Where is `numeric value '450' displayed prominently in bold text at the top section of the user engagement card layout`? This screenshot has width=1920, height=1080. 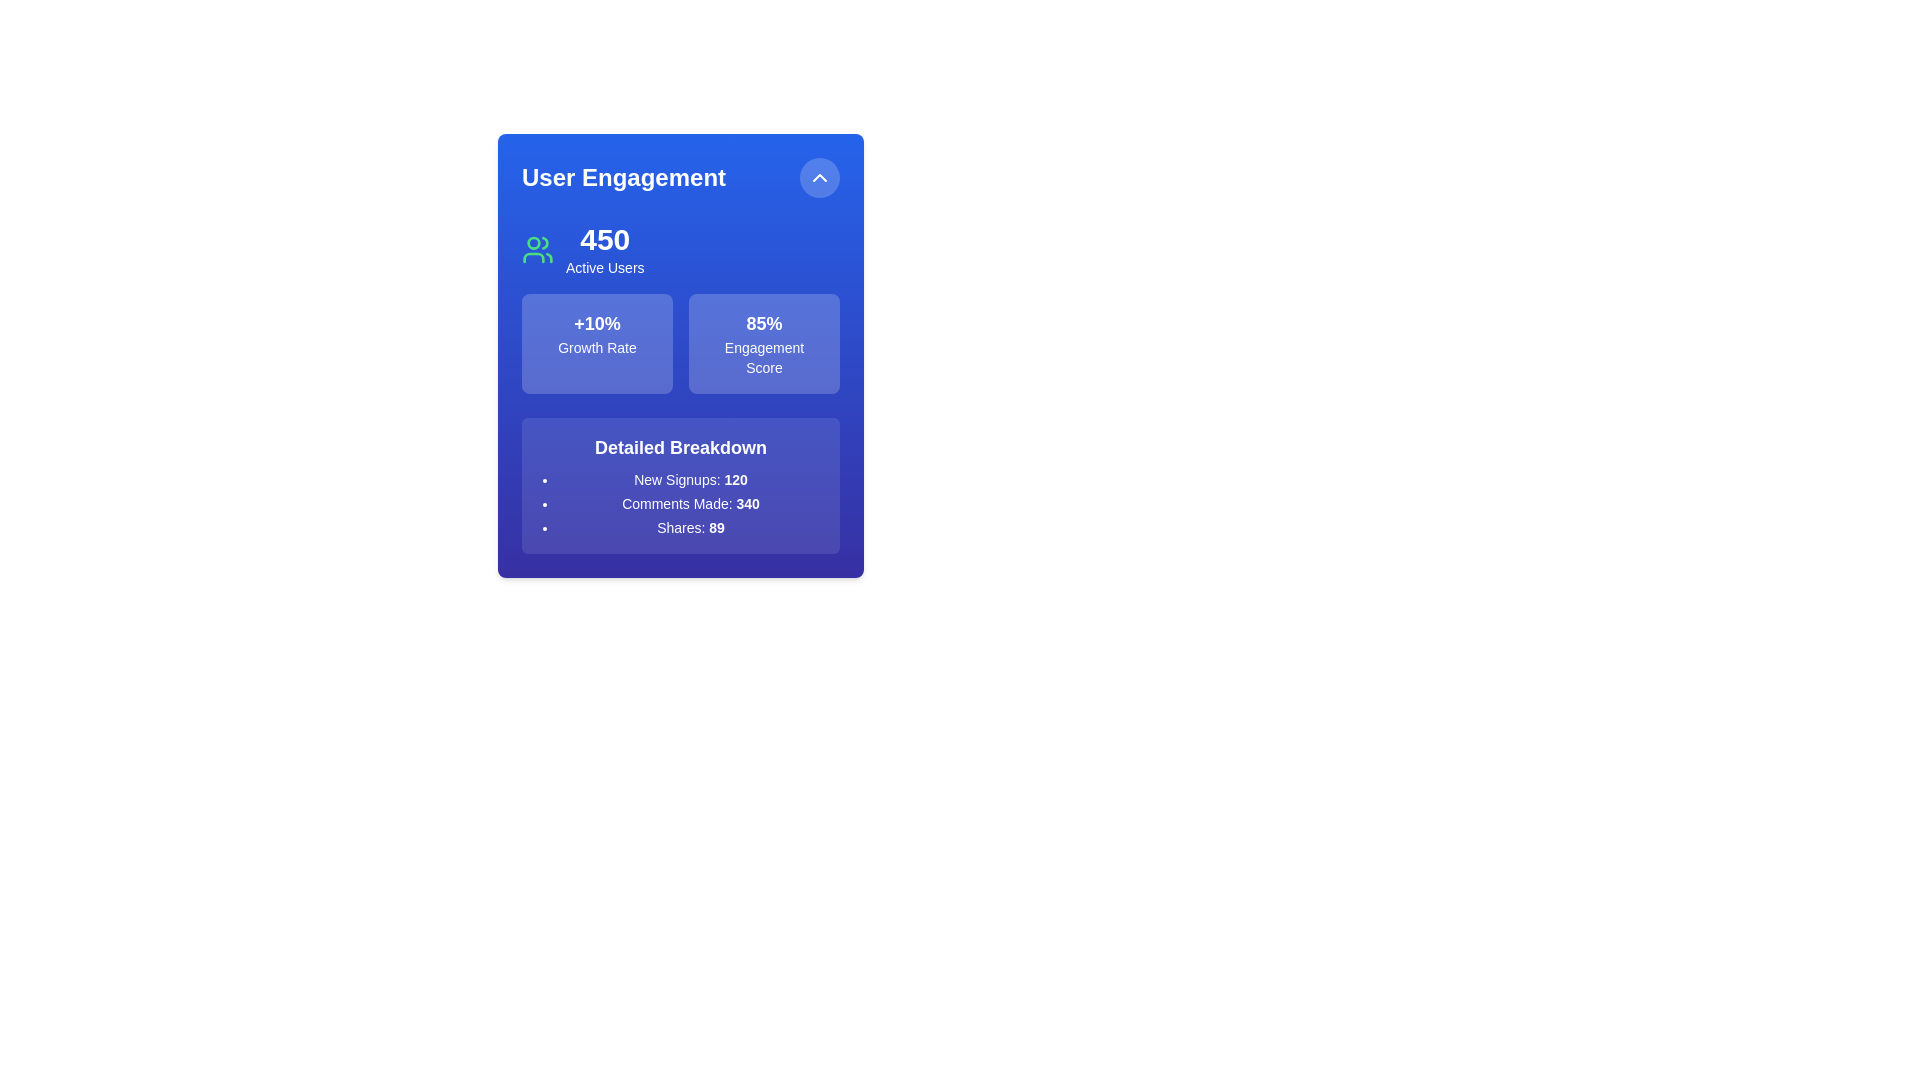 numeric value '450' displayed prominently in bold text at the top section of the user engagement card layout is located at coordinates (604, 238).